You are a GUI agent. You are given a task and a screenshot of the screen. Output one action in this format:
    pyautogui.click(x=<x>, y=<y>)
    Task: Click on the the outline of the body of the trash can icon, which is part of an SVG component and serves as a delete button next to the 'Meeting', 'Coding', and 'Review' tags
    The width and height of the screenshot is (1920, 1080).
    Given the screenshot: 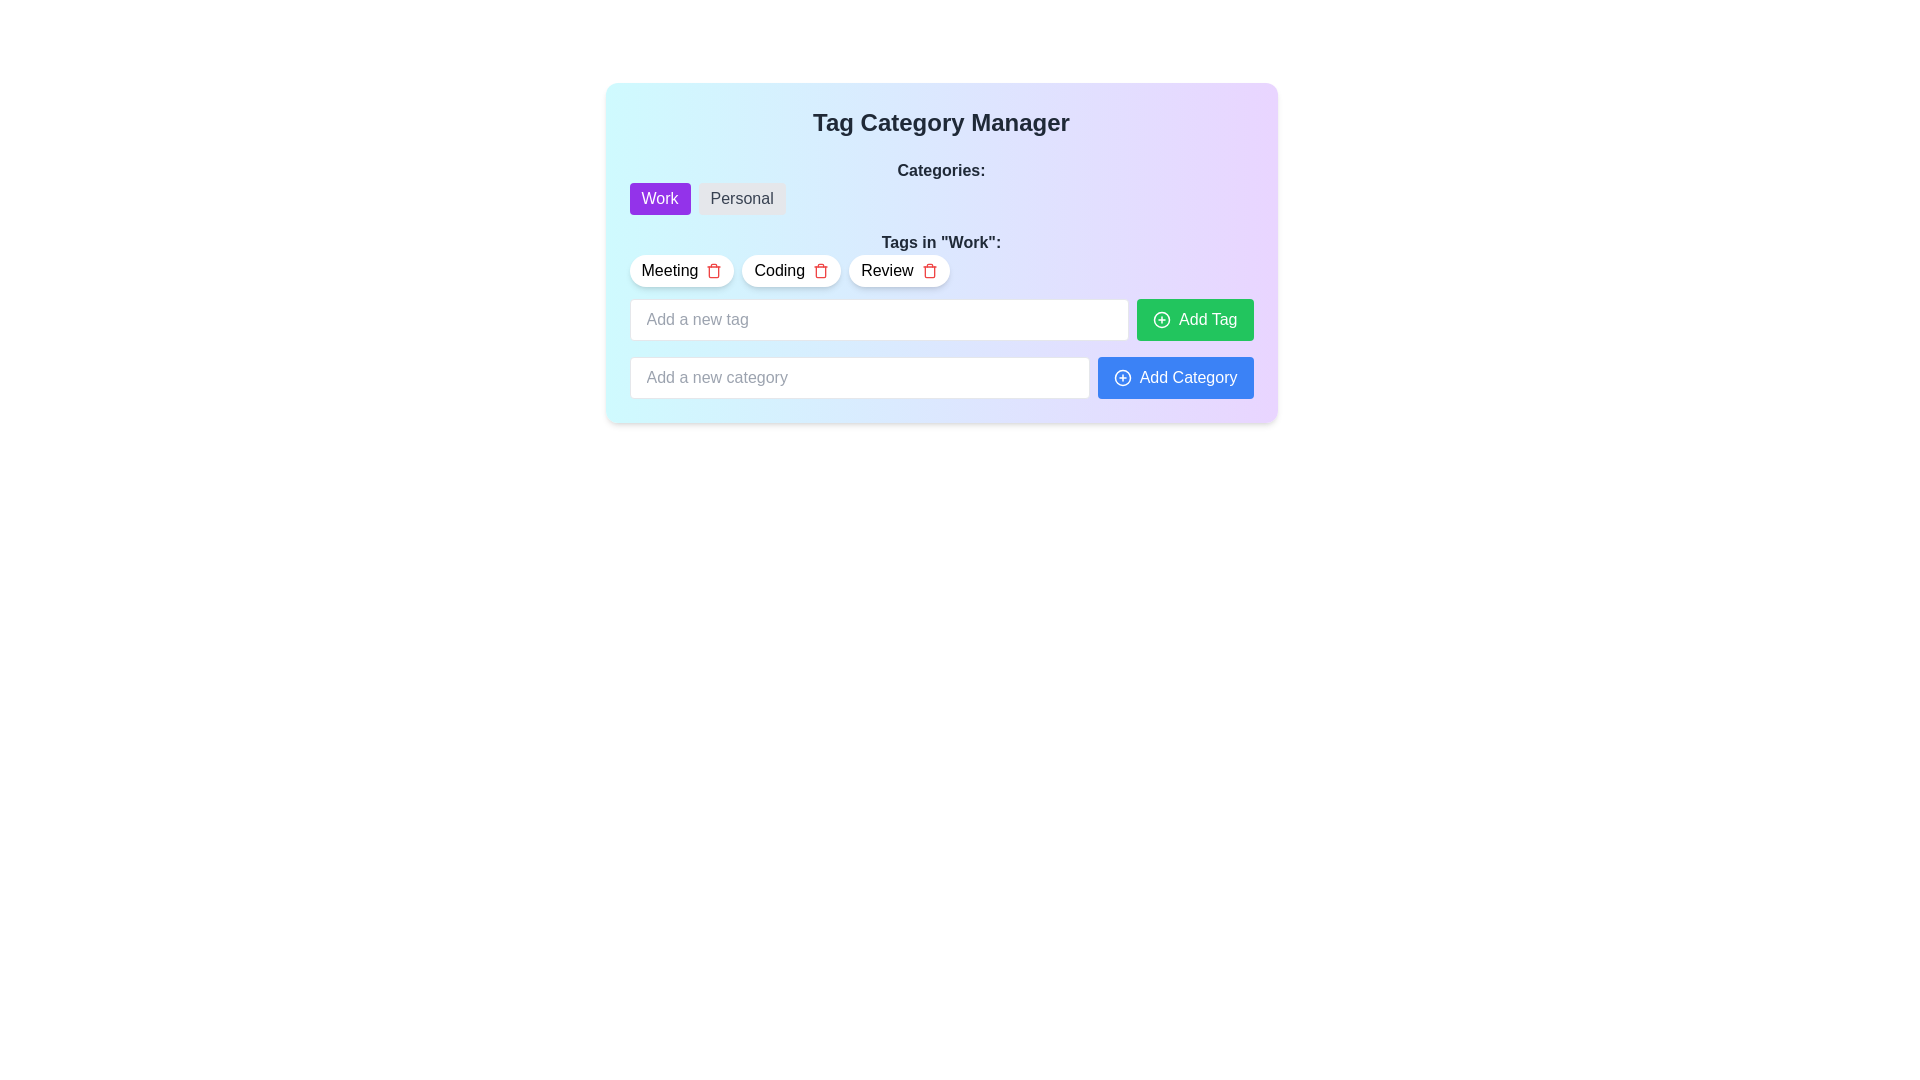 What is the action you would take?
    pyautogui.click(x=821, y=272)
    